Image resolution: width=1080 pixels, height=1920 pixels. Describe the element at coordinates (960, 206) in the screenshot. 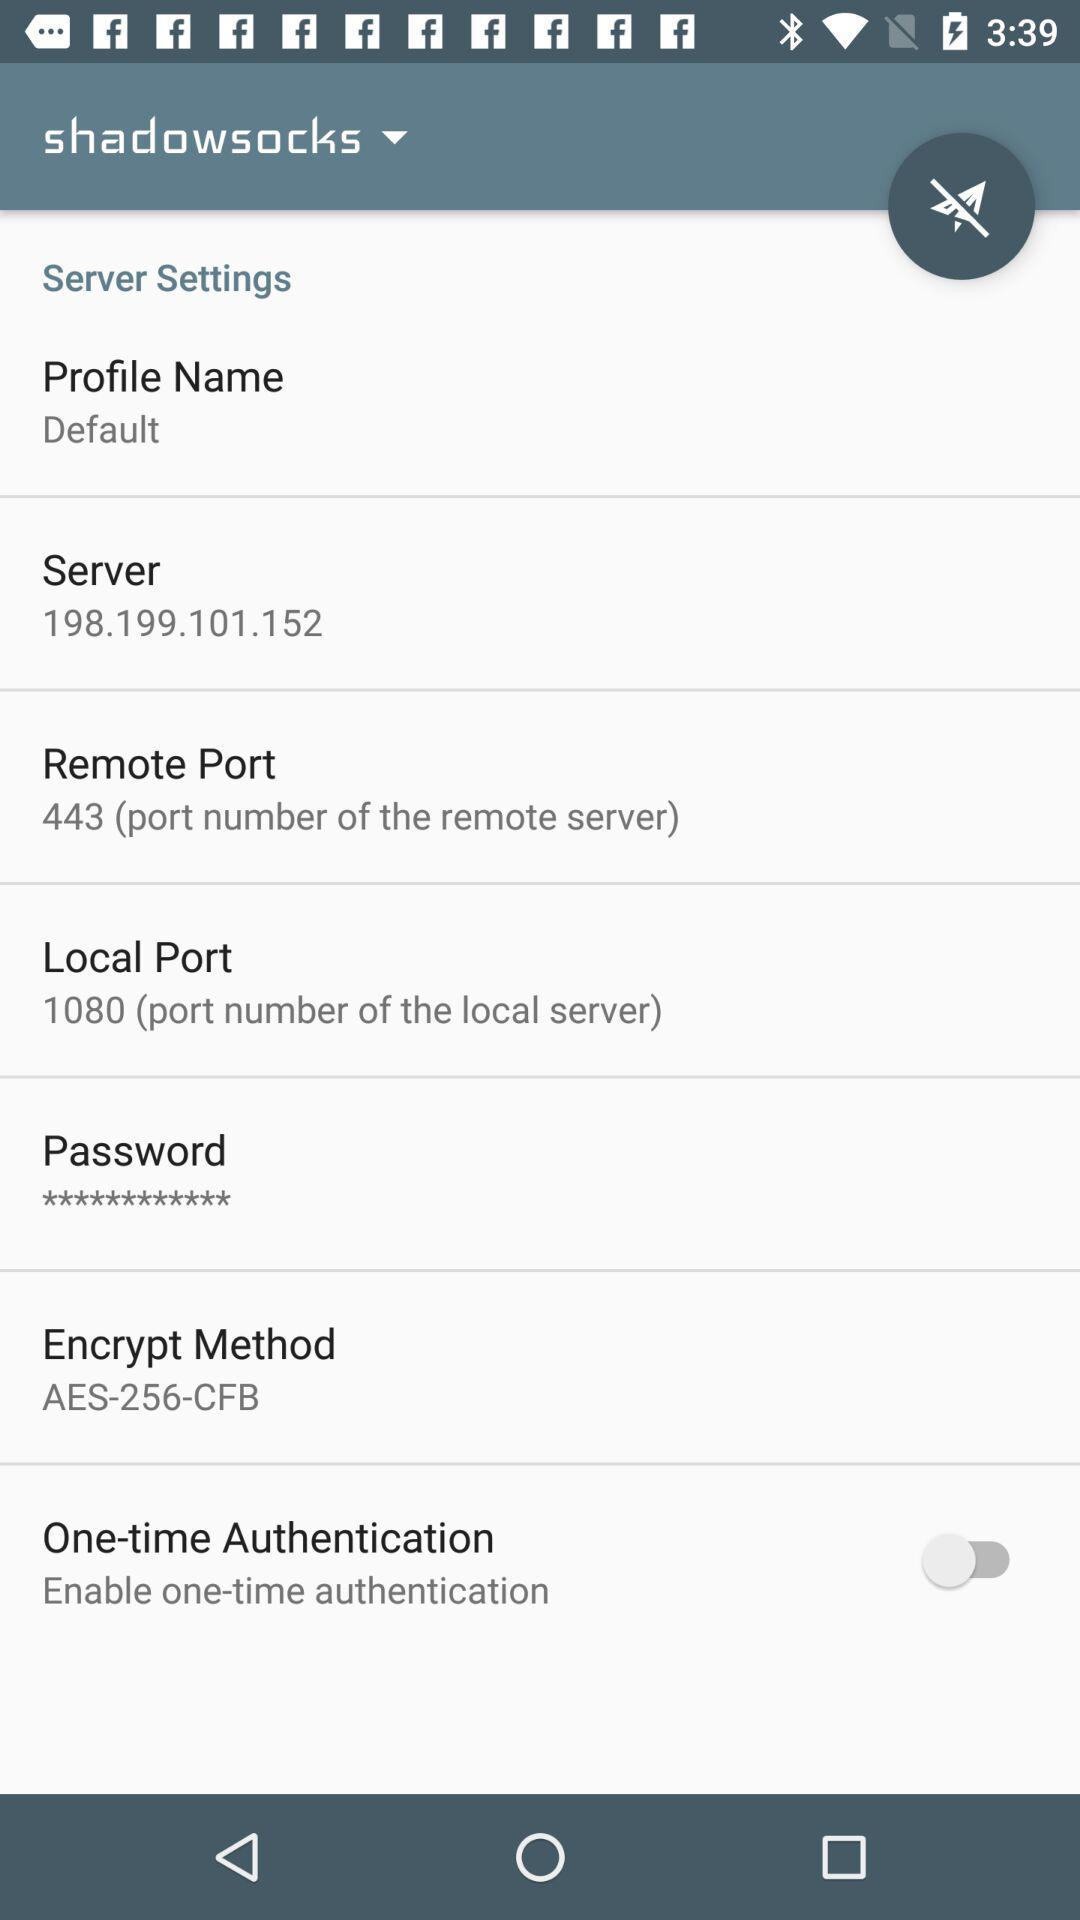

I see `the send icon` at that location.